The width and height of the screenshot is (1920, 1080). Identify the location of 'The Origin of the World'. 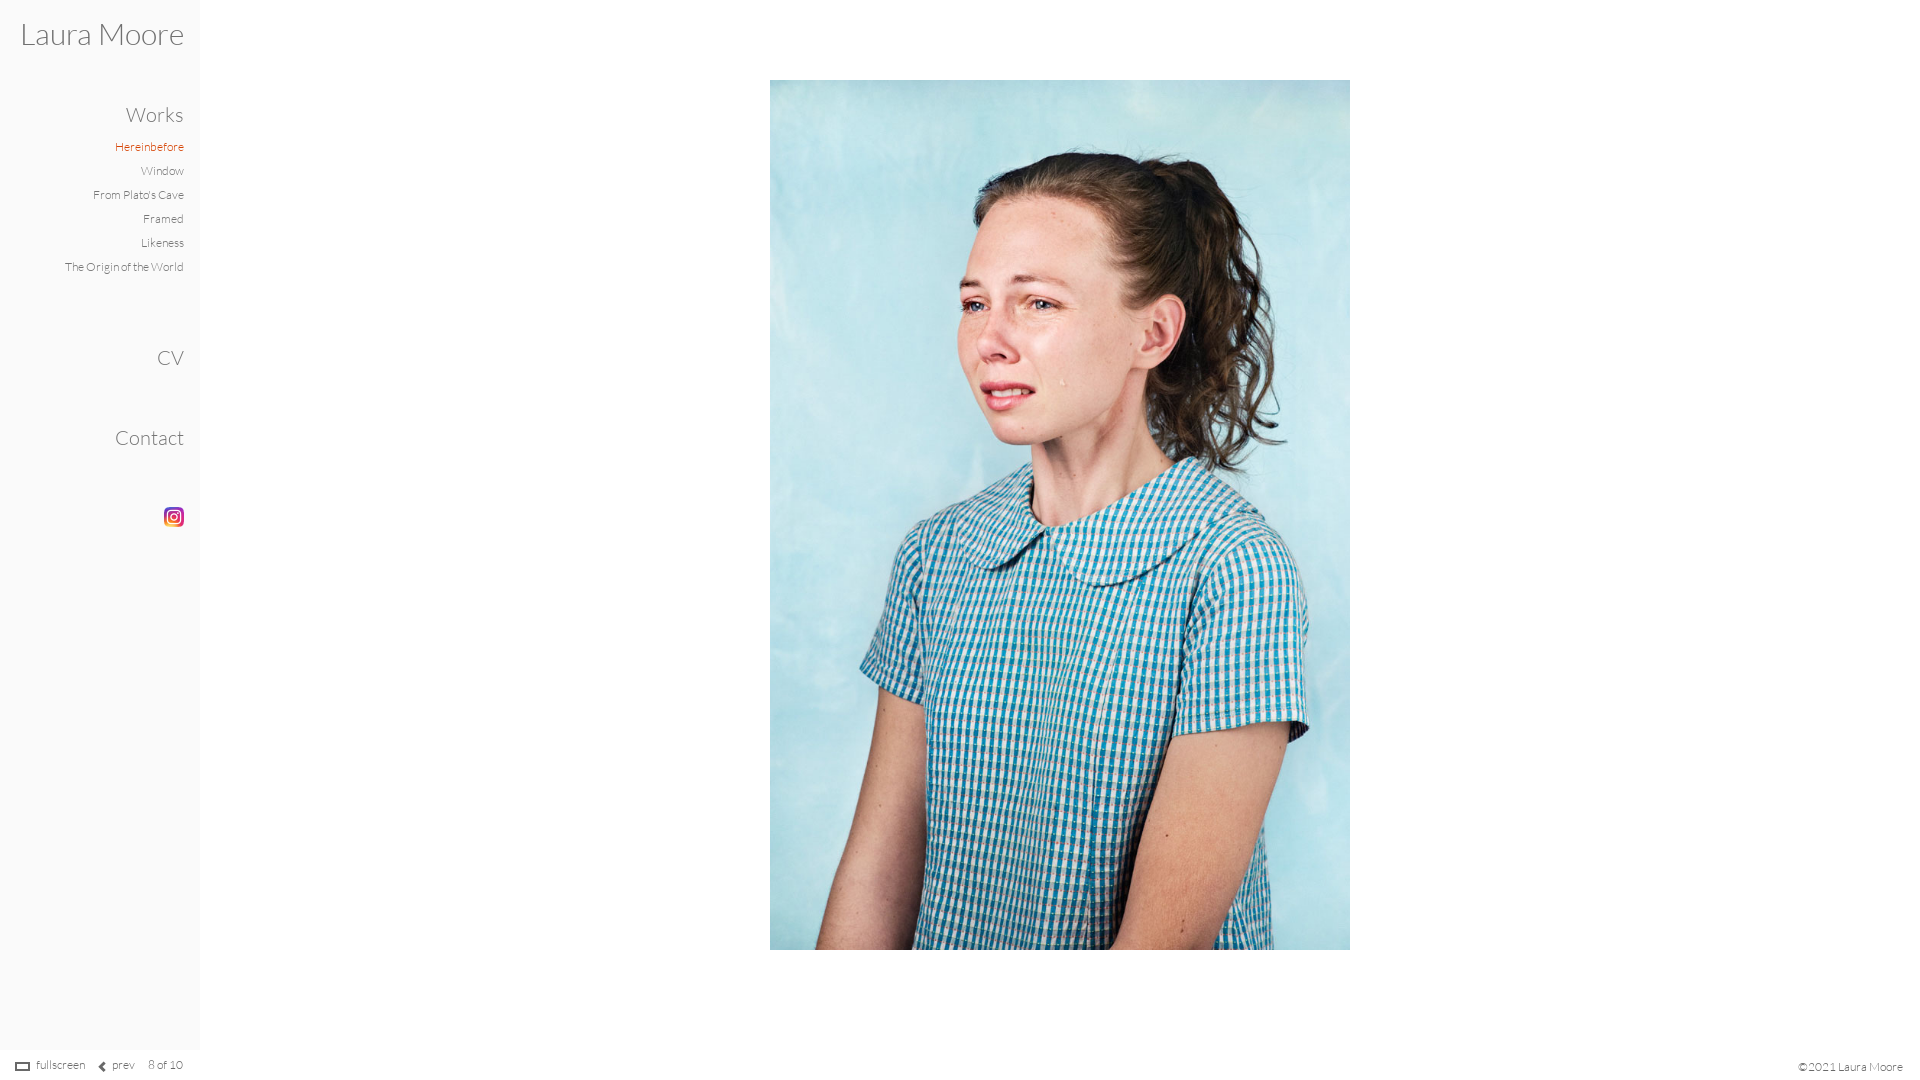
(123, 265).